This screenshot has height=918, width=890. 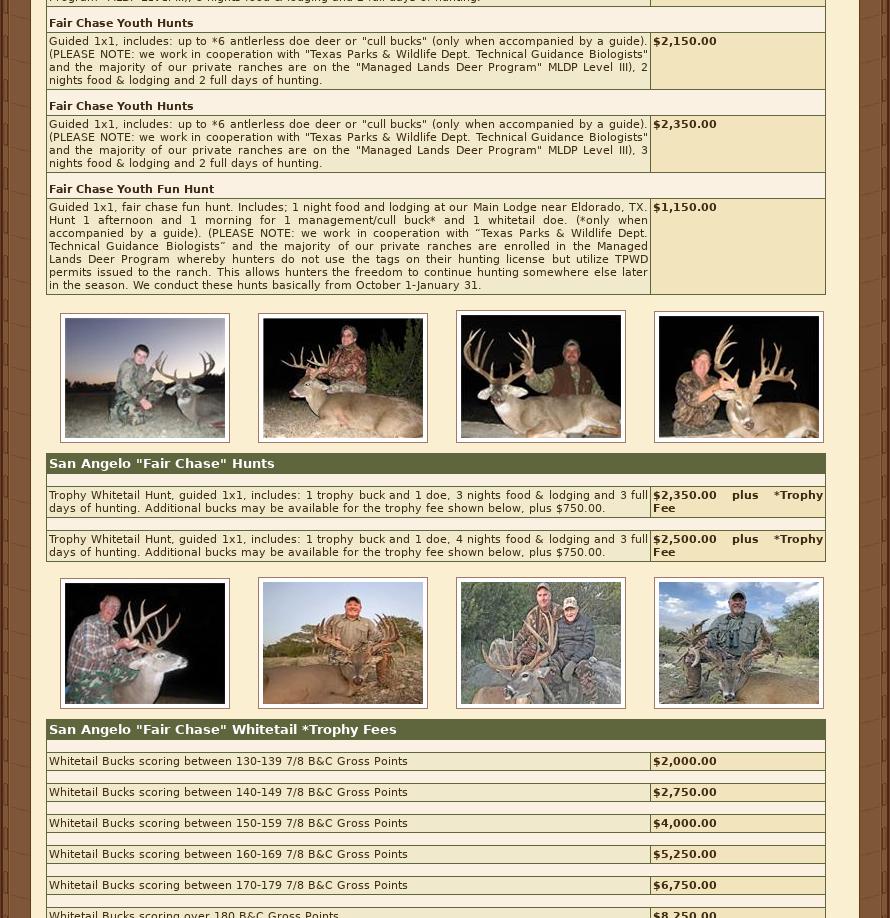 I want to click on '$2,000.00', so click(x=684, y=760).